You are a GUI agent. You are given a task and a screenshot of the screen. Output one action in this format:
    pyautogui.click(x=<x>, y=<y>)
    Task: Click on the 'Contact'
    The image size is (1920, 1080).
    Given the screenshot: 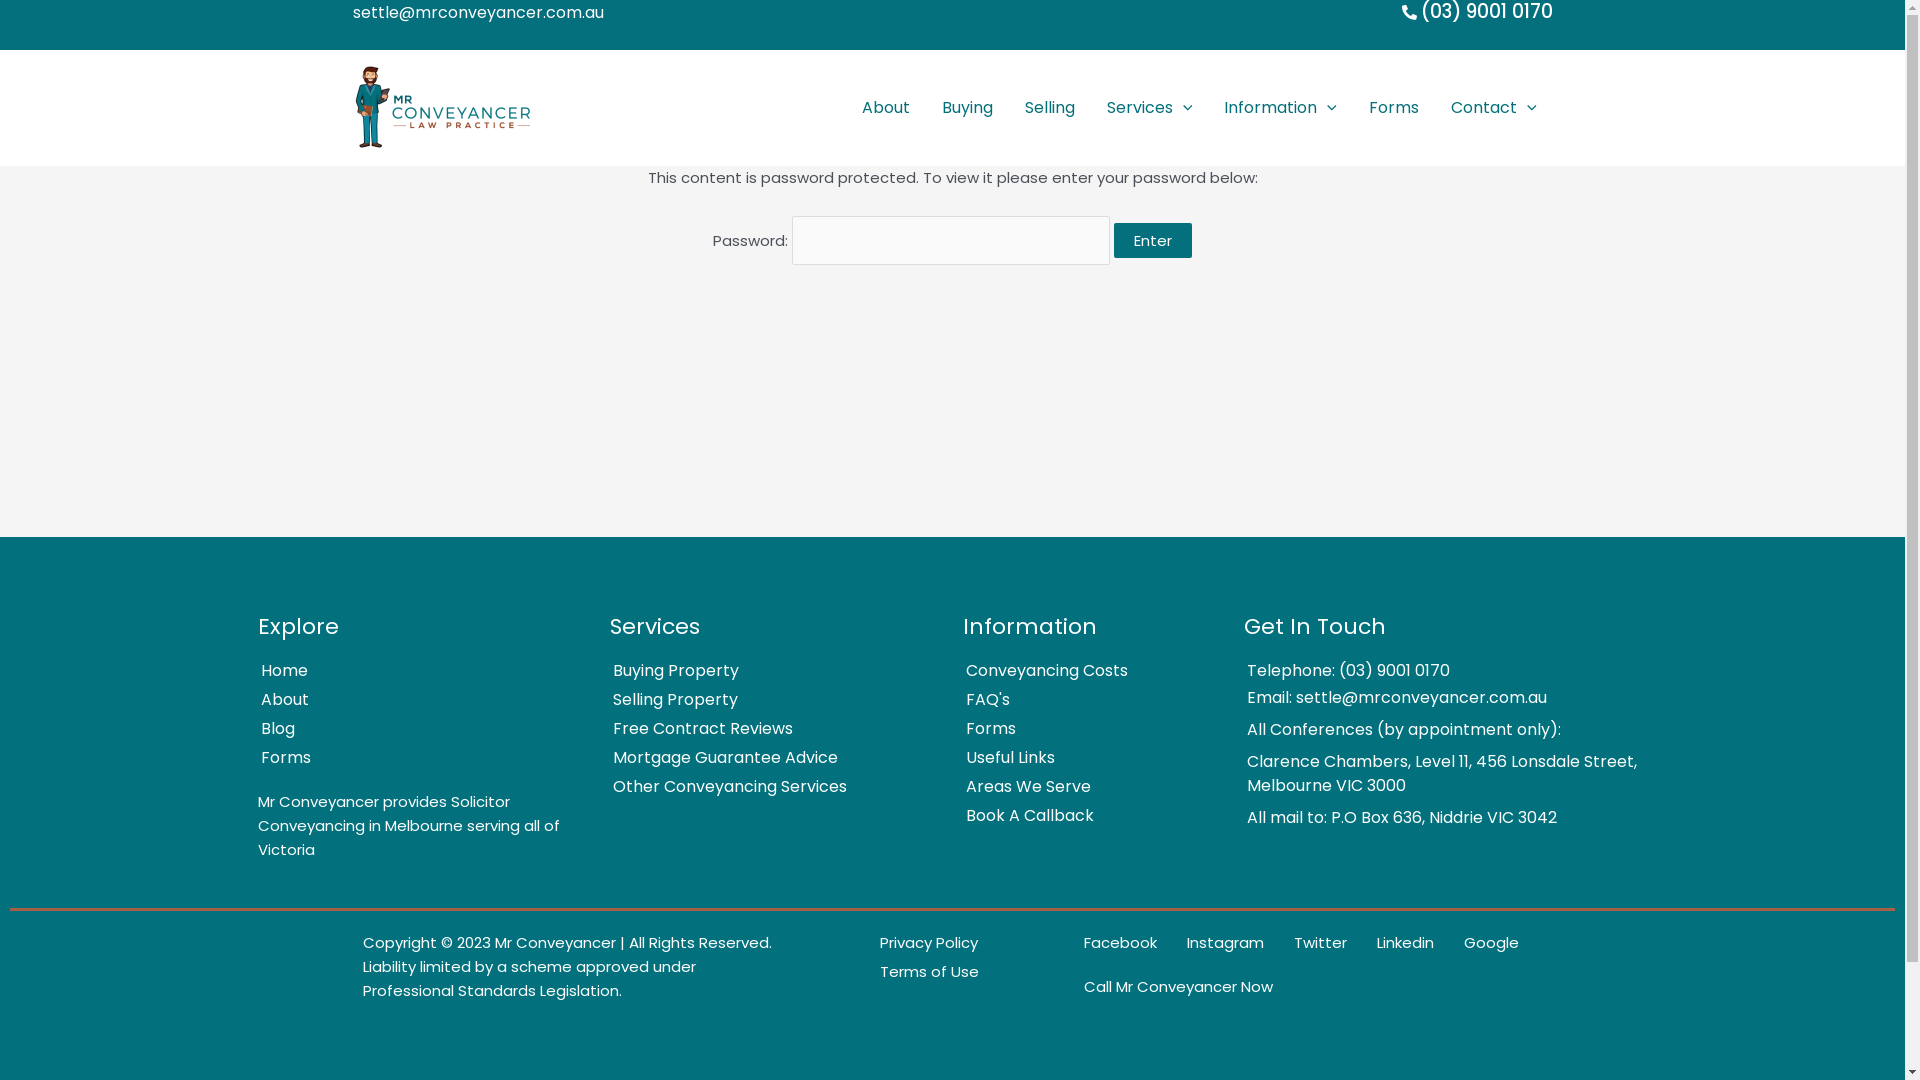 What is the action you would take?
    pyautogui.click(x=1434, y=108)
    